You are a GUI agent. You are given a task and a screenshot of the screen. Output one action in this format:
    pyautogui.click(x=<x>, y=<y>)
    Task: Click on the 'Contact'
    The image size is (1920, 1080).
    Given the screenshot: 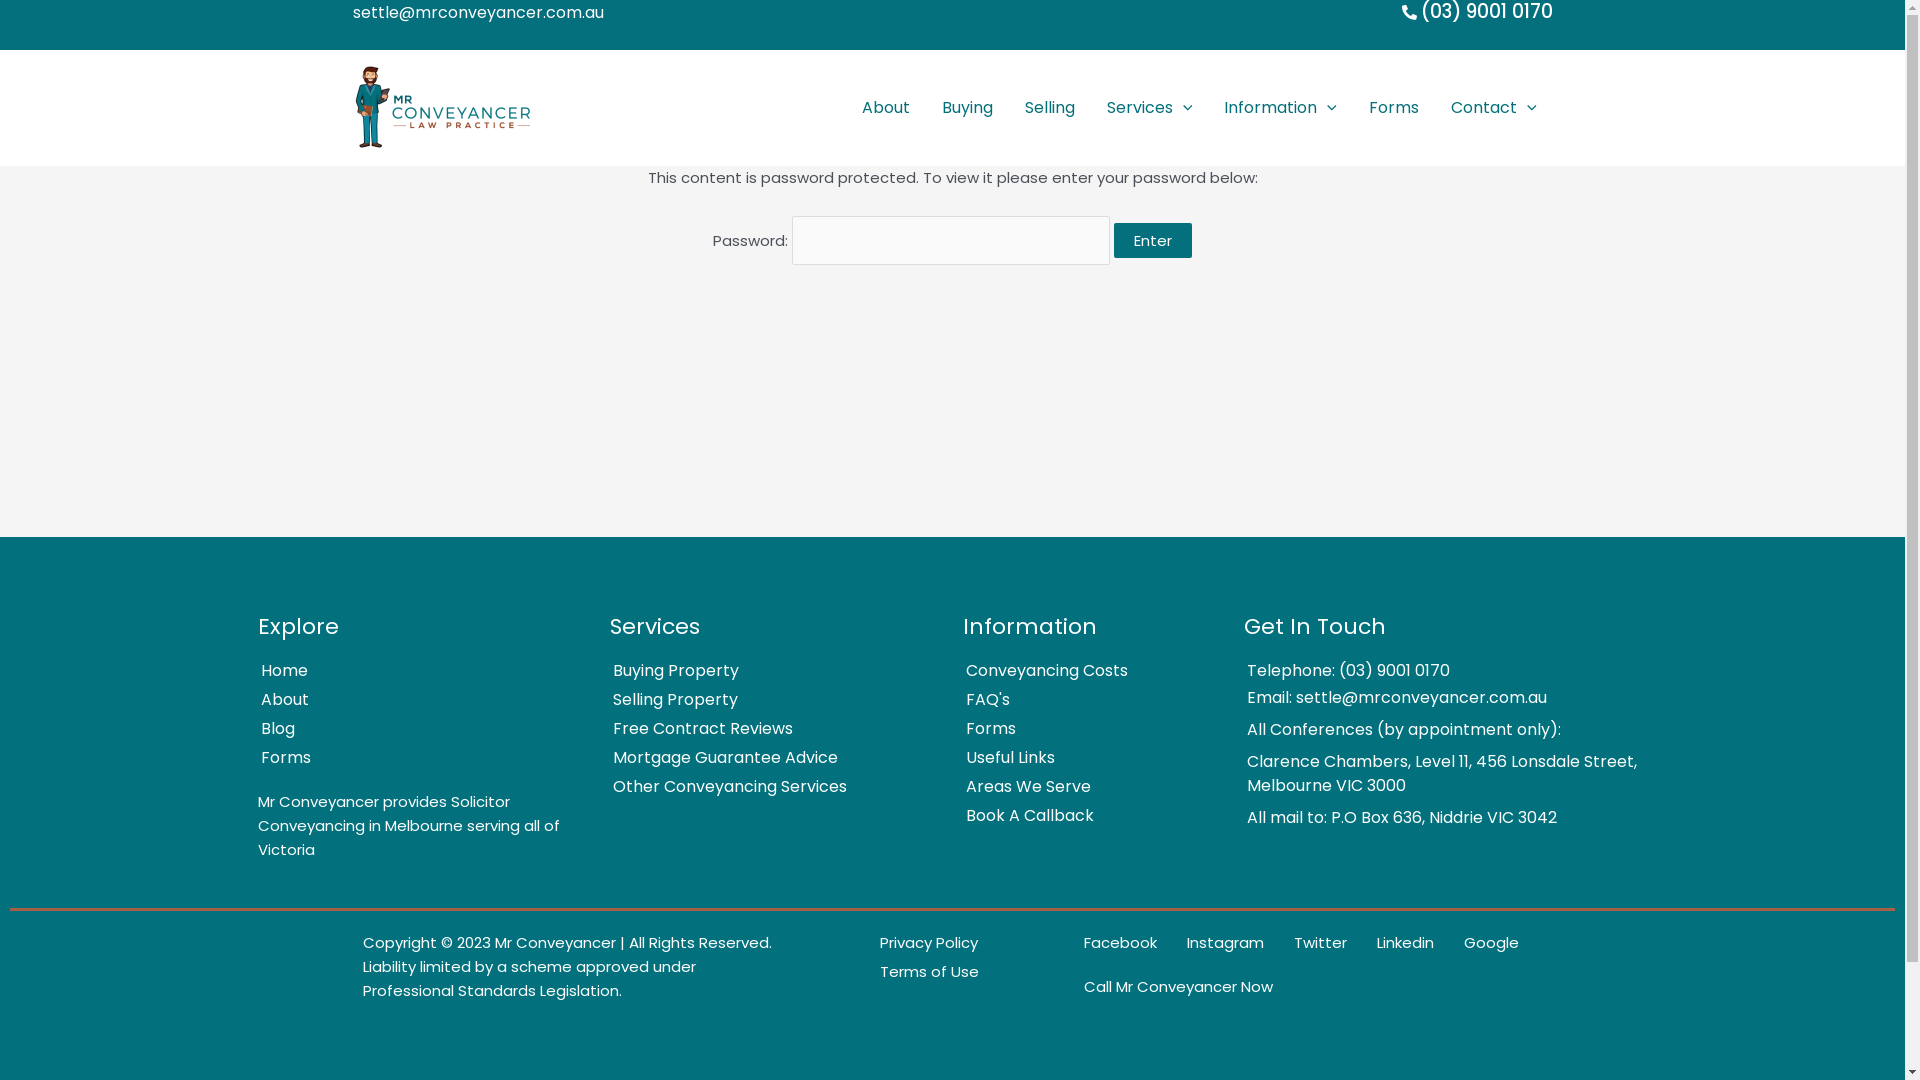 What is the action you would take?
    pyautogui.click(x=1434, y=108)
    